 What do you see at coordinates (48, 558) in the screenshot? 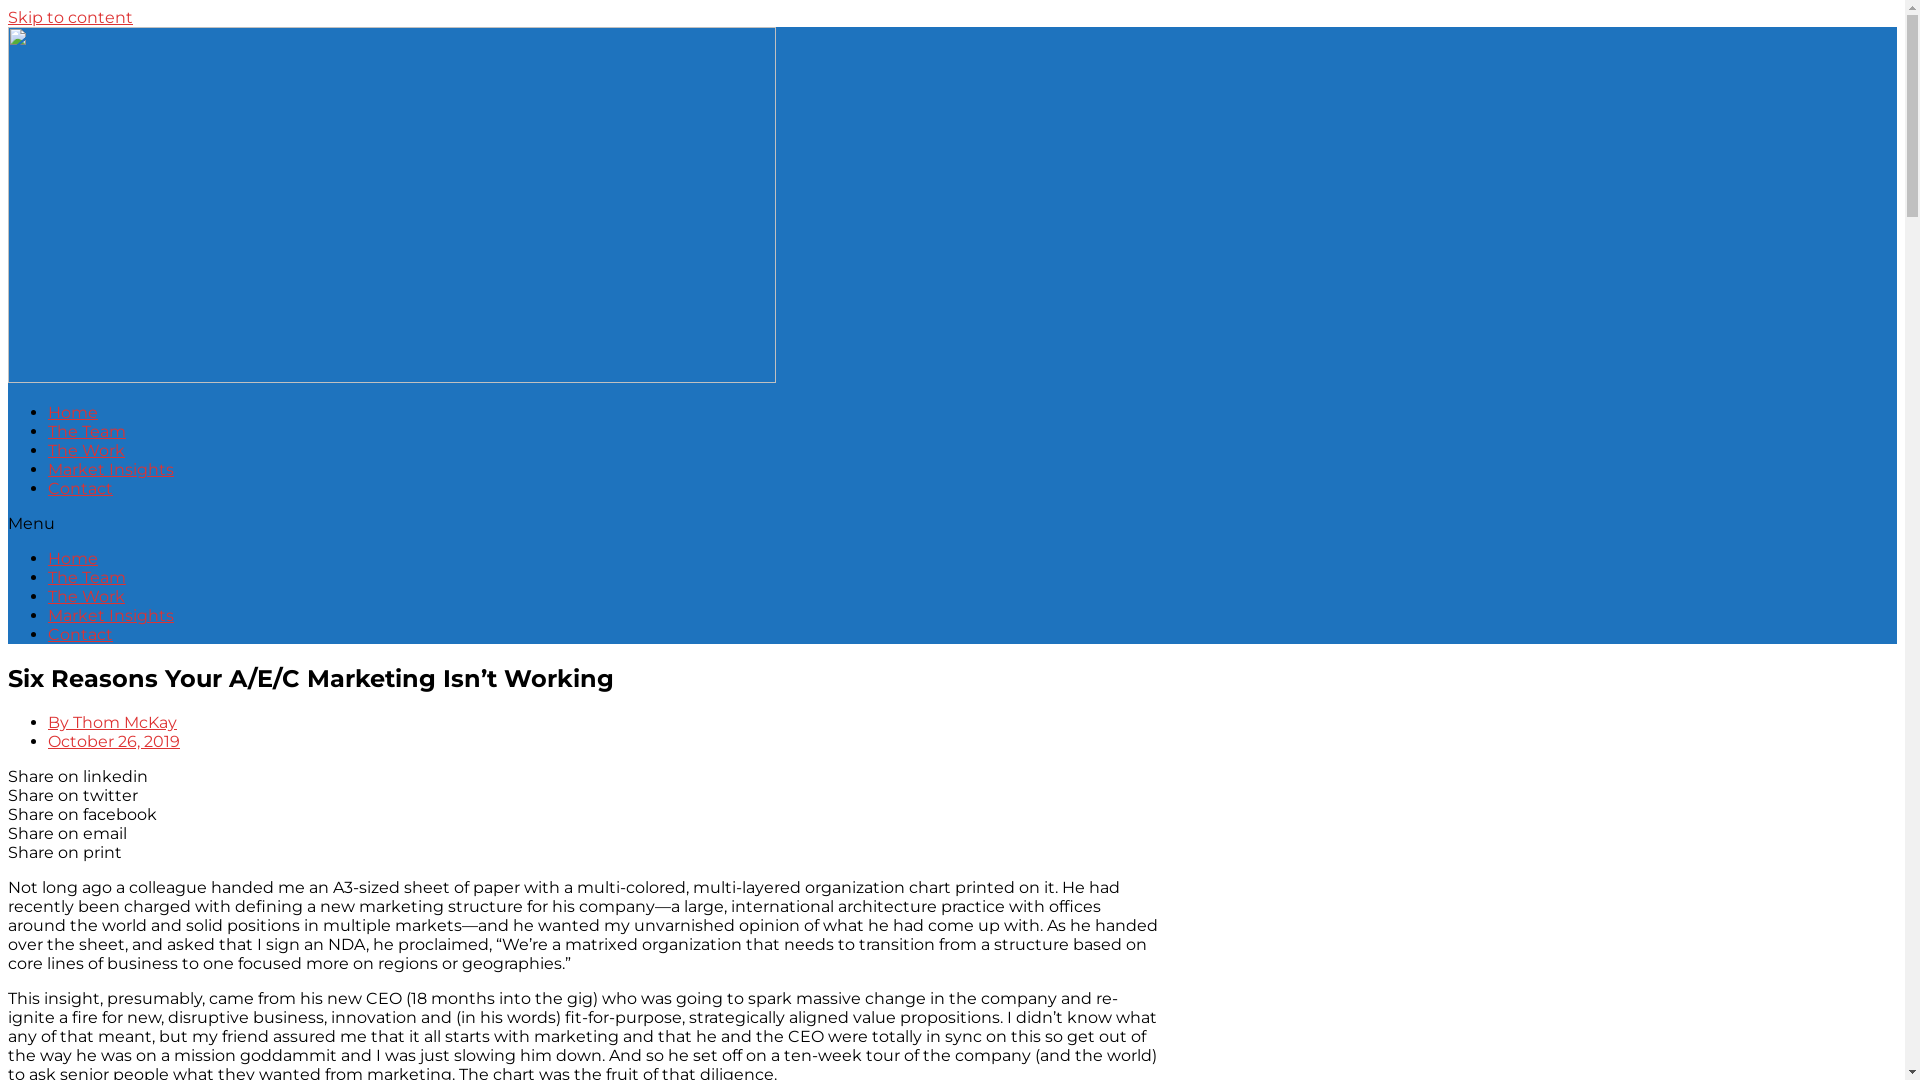
I see `'Home'` at bounding box center [48, 558].